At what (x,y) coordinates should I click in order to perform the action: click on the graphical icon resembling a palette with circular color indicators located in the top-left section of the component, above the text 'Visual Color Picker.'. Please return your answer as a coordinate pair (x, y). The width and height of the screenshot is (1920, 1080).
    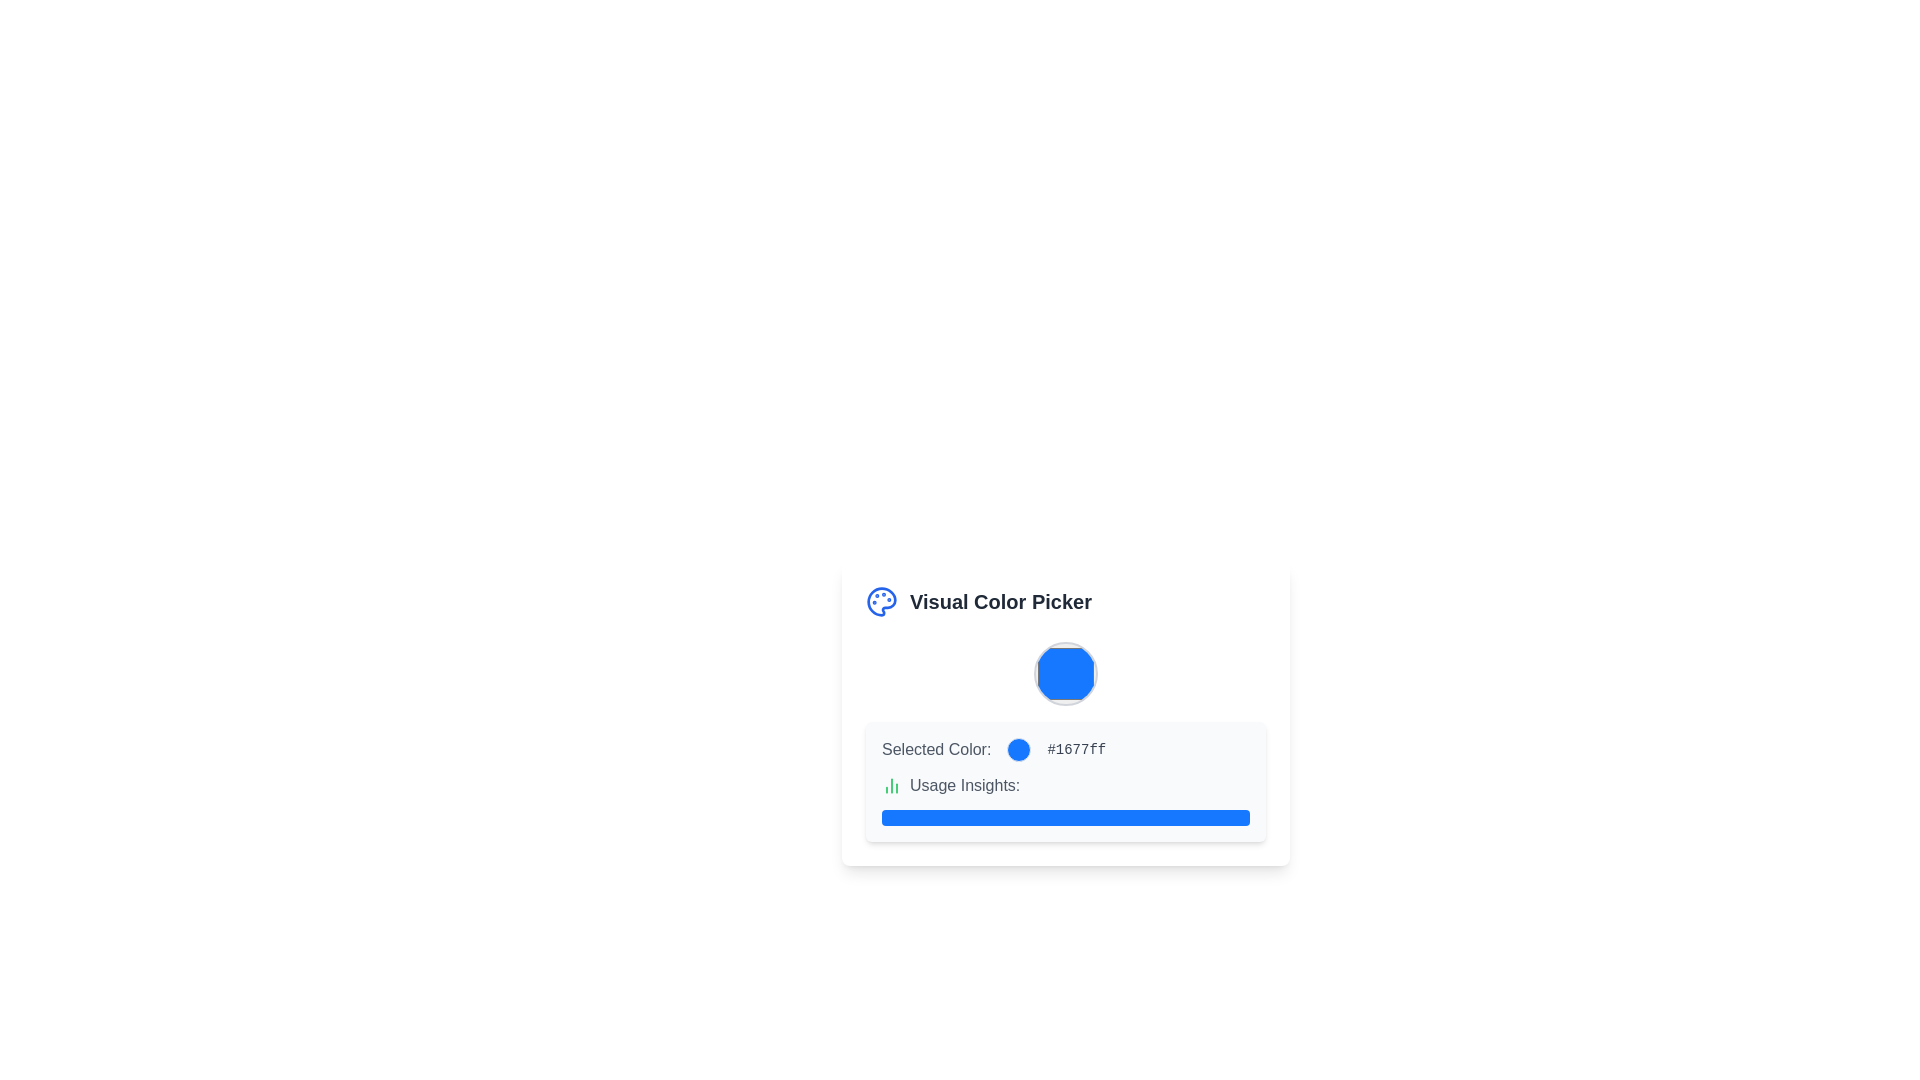
    Looking at the image, I should click on (881, 600).